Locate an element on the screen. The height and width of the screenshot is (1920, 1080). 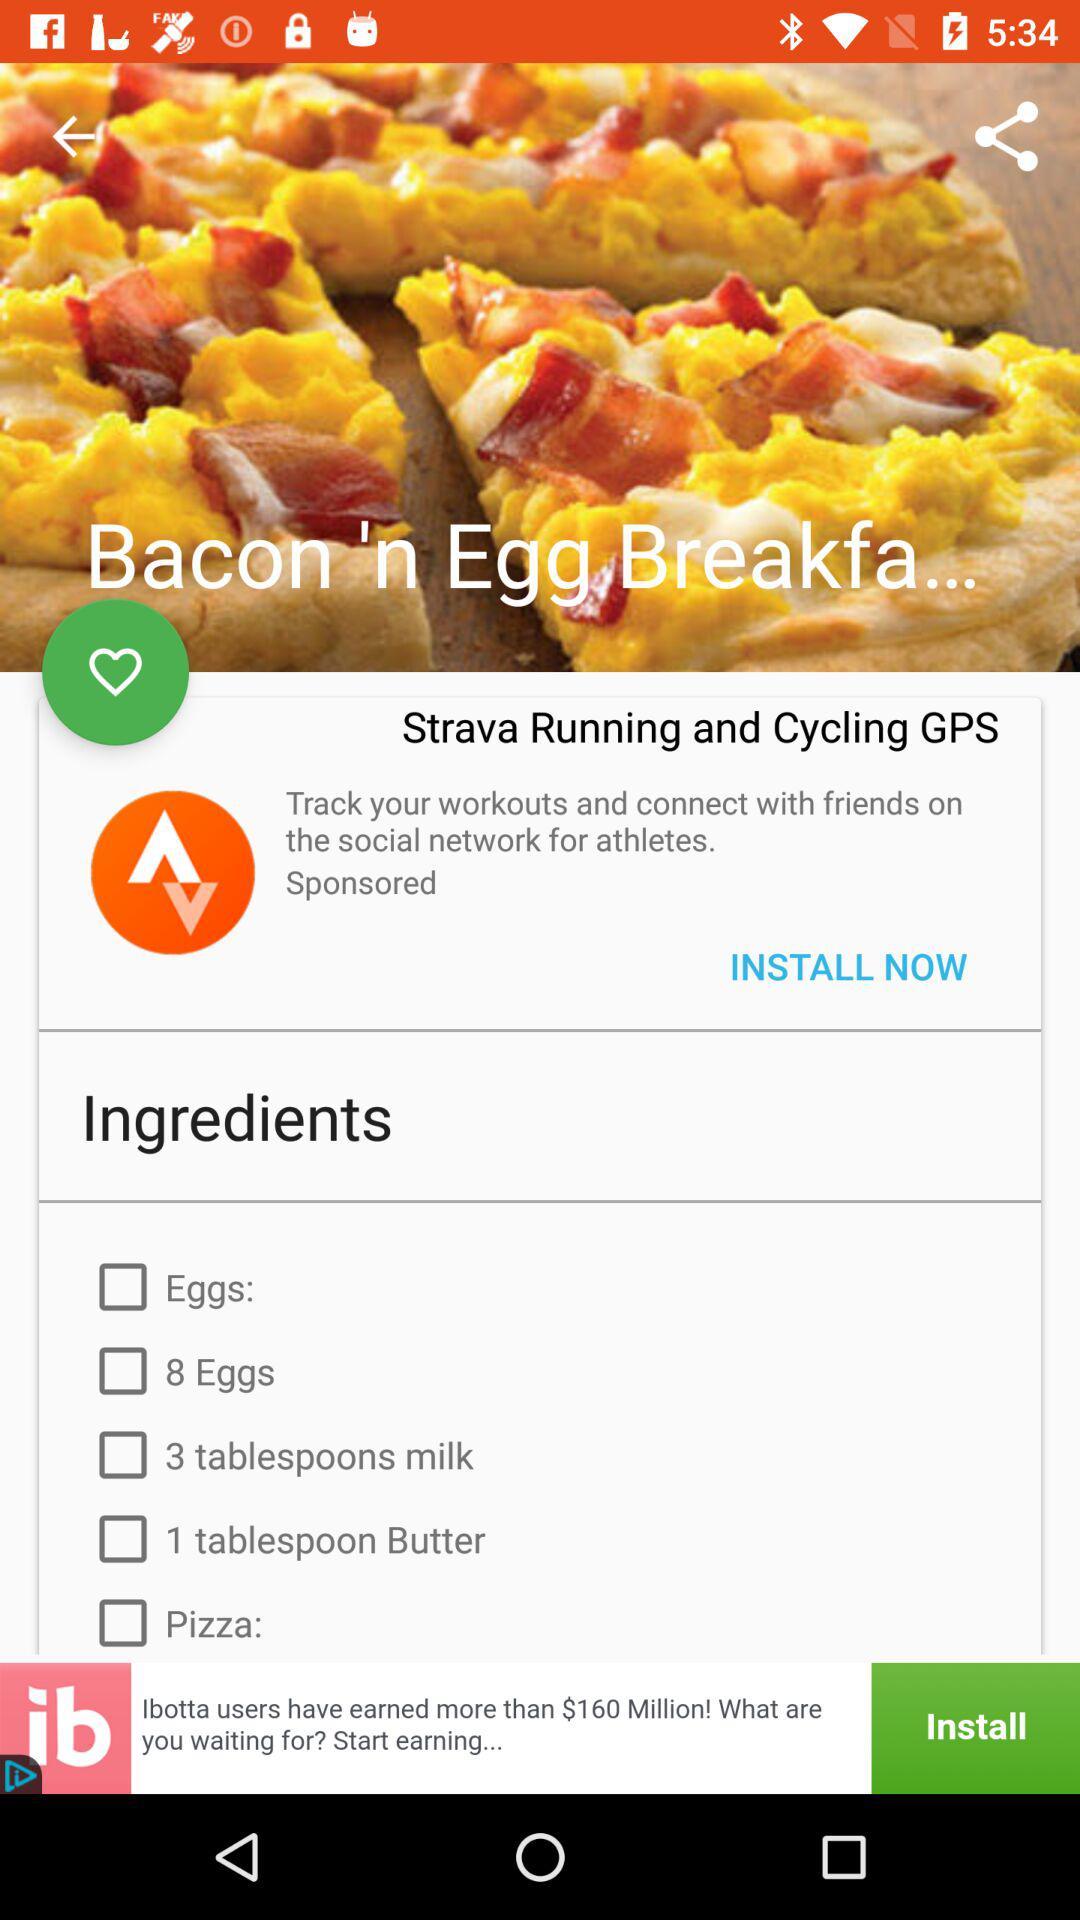
item above the 8 eggs is located at coordinates (540, 1286).